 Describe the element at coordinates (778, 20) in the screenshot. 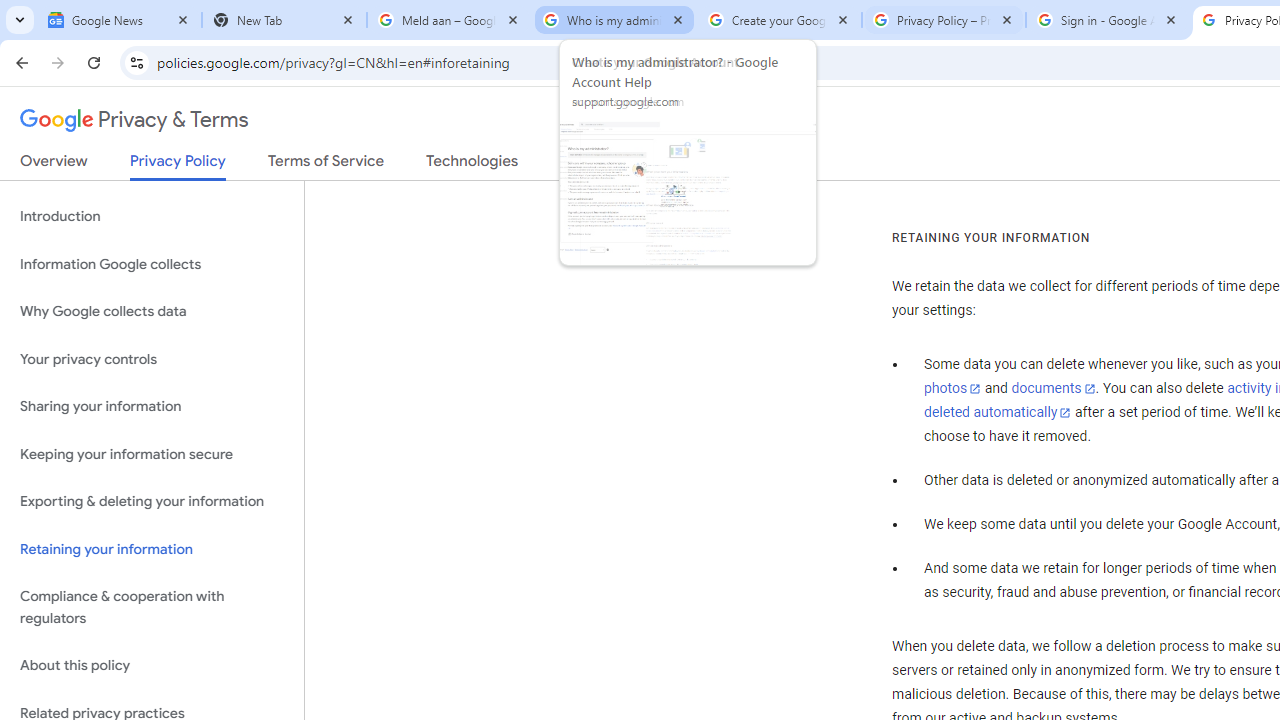

I see `'Create your Google Account'` at that location.